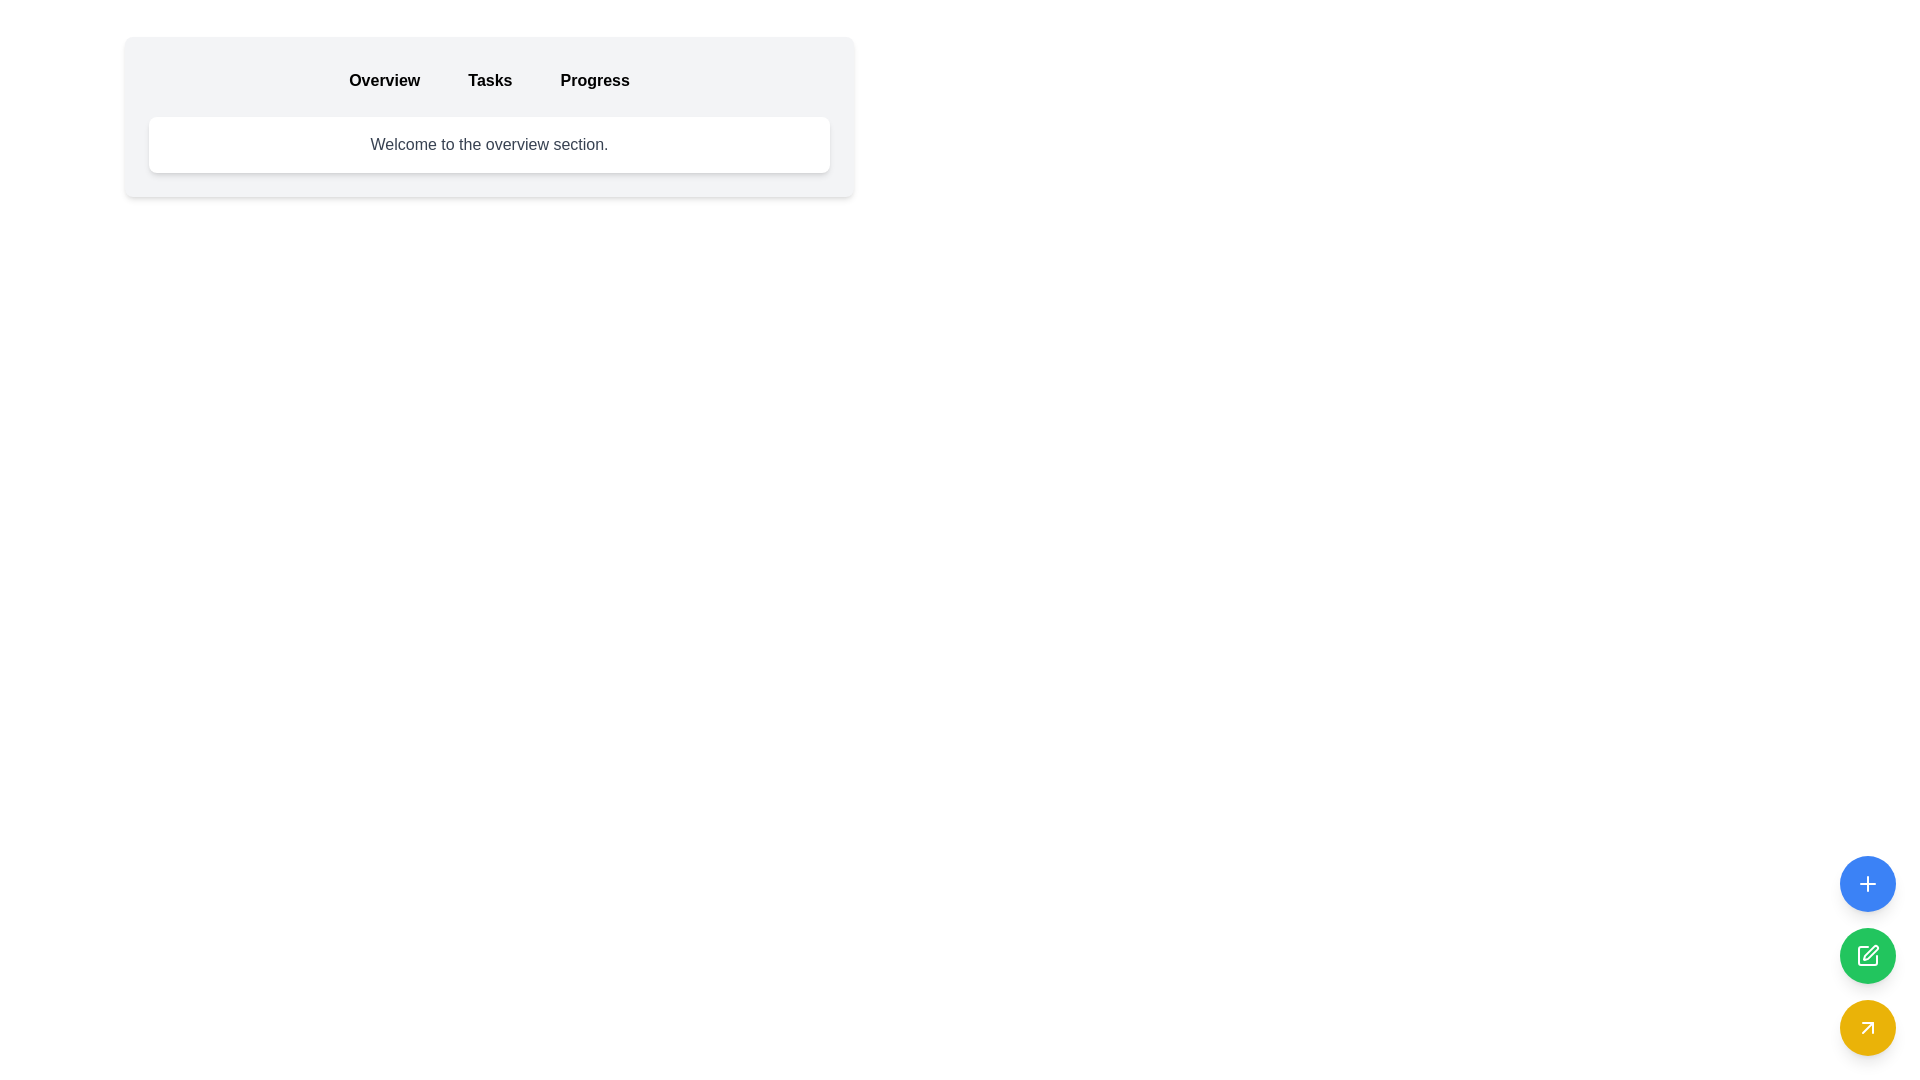 The height and width of the screenshot is (1080, 1920). What do you see at coordinates (594, 80) in the screenshot?
I see `the 'Progress' navigation button, which is the third button in a horizontal group at the top of the interface, positioned to the right of the 'Tasks' button` at bounding box center [594, 80].